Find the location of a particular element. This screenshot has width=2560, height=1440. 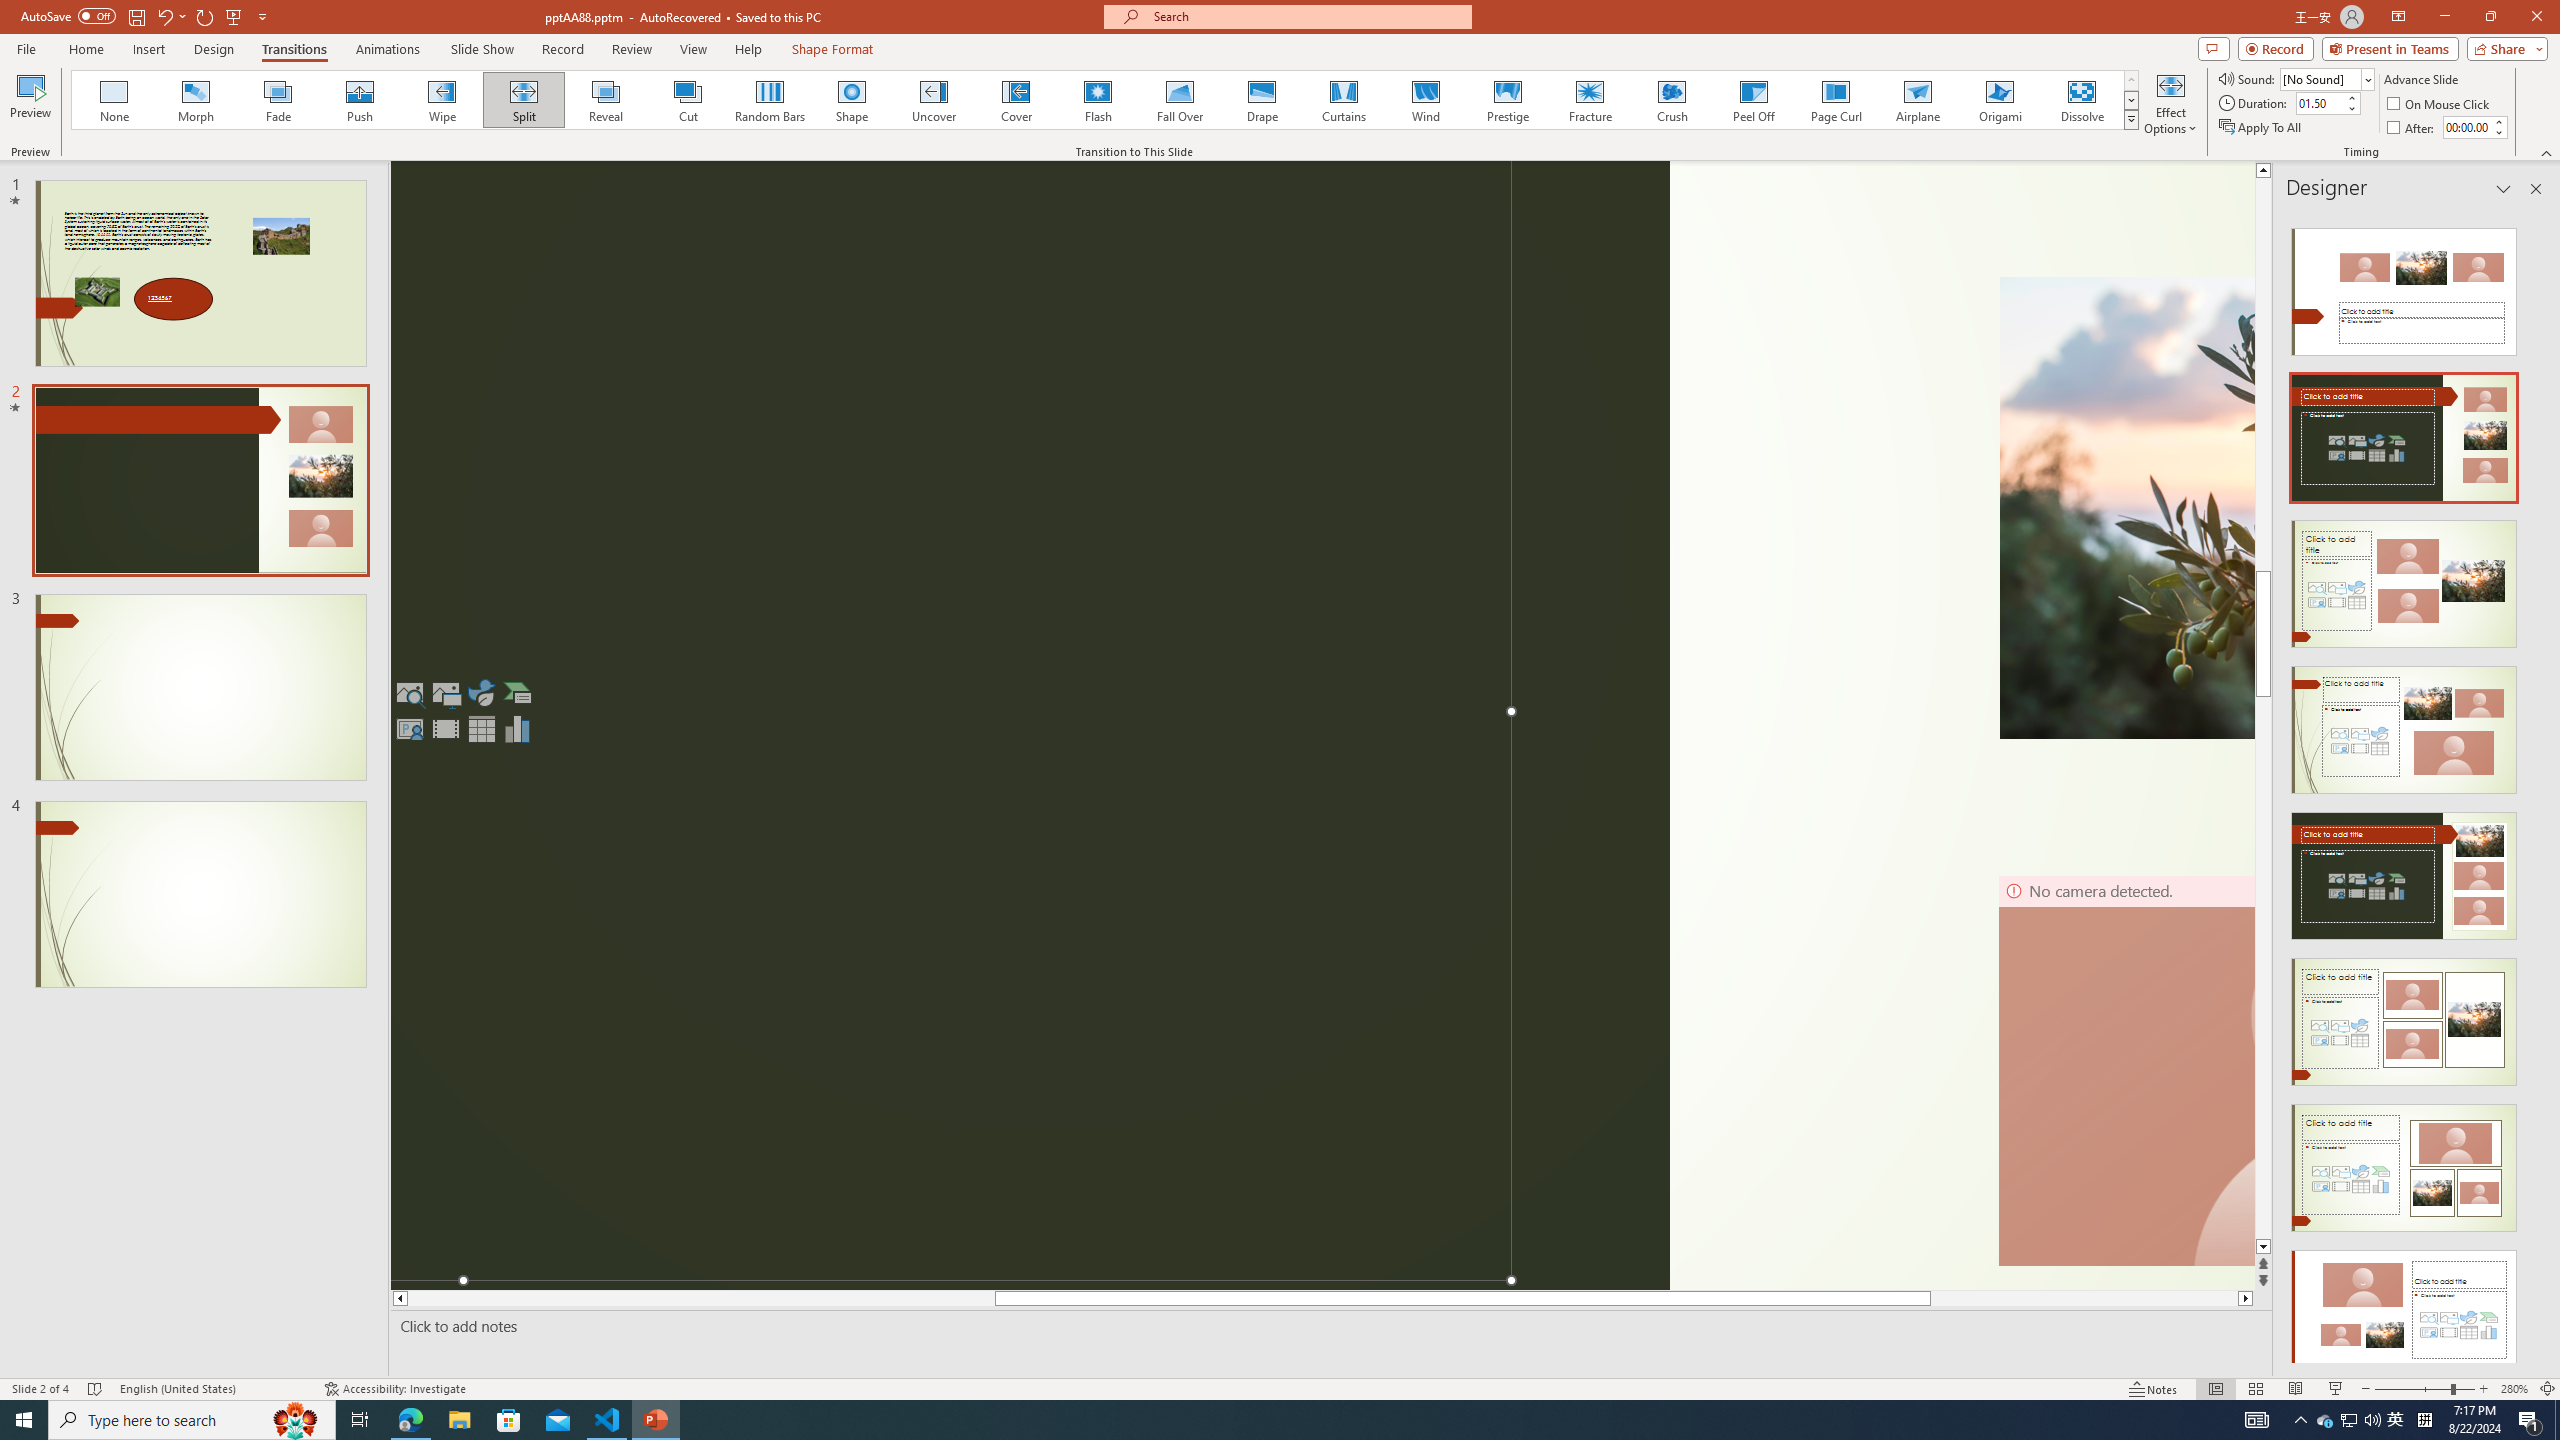

'None' is located at coordinates (114, 99).